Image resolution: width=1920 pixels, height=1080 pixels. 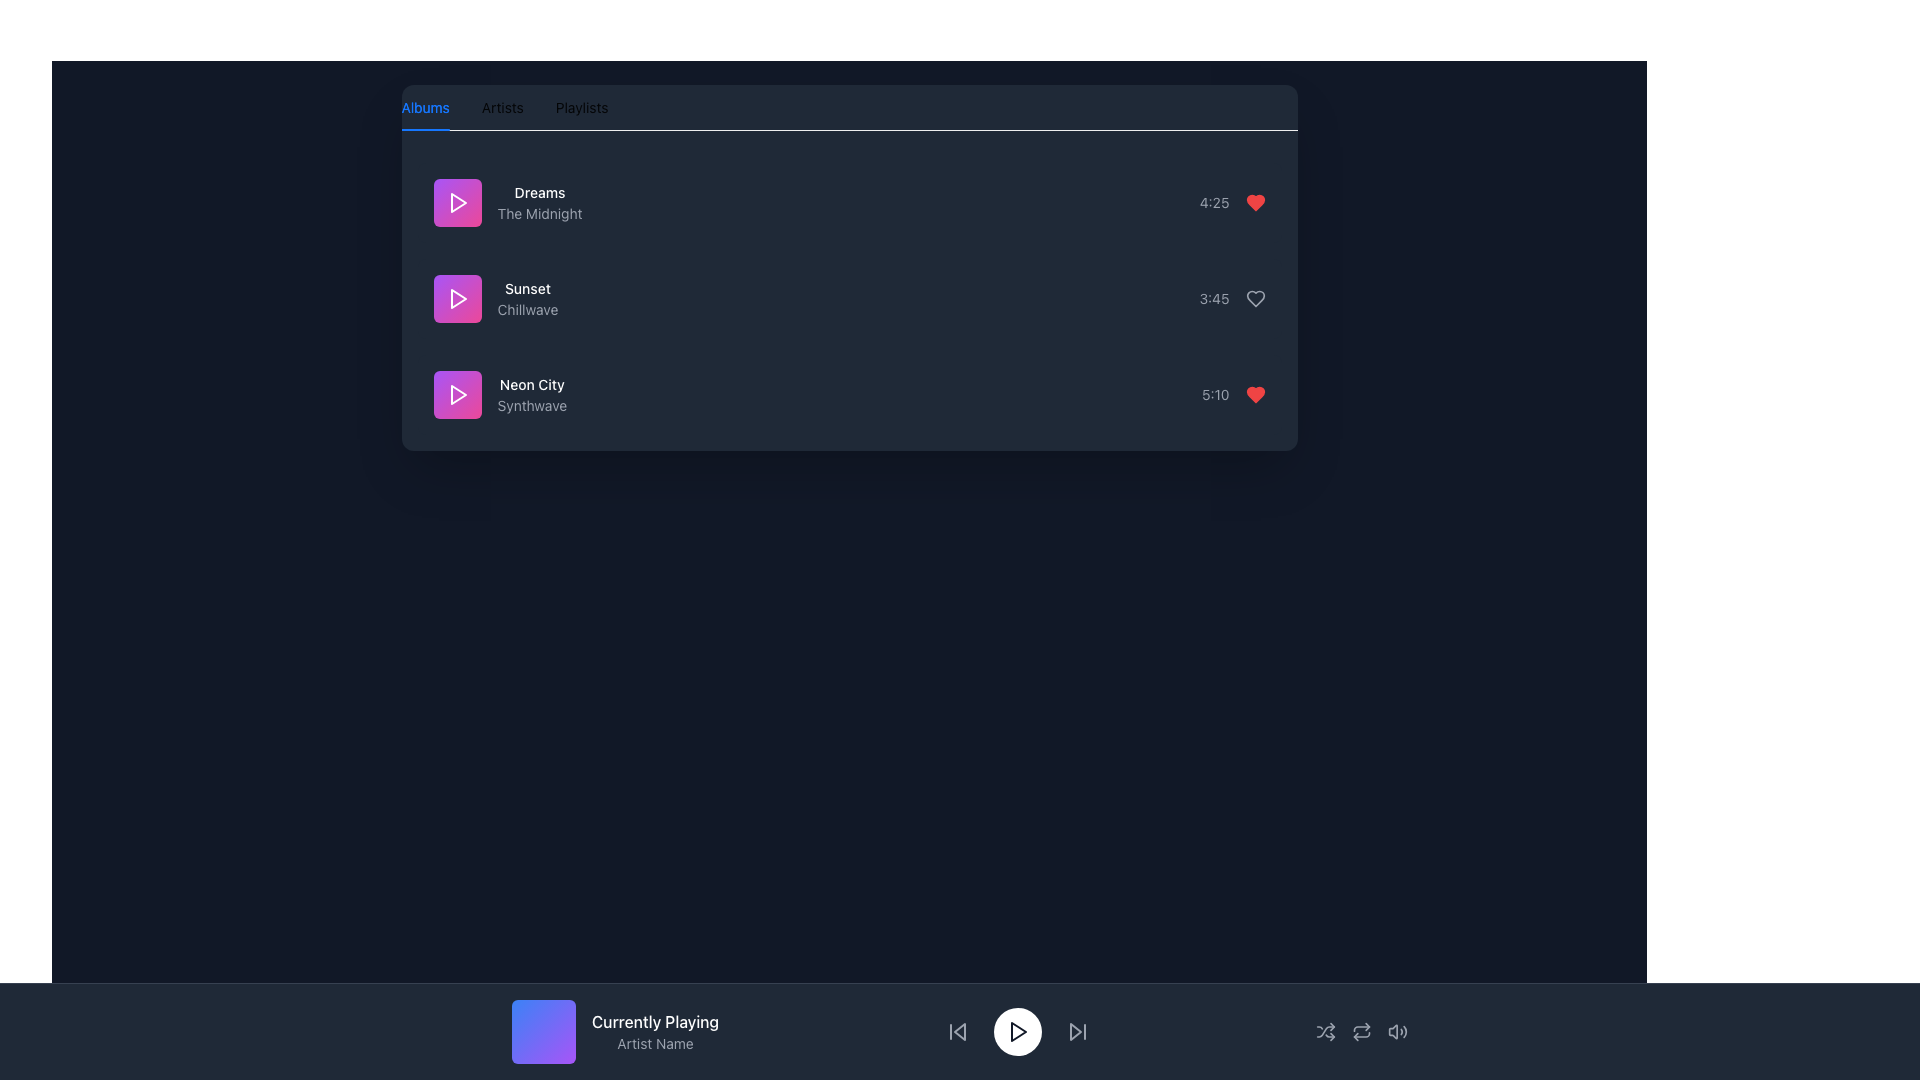 I want to click on the play/pause button located in the control panel at the bottom of the interface, so click(x=1017, y=1032).